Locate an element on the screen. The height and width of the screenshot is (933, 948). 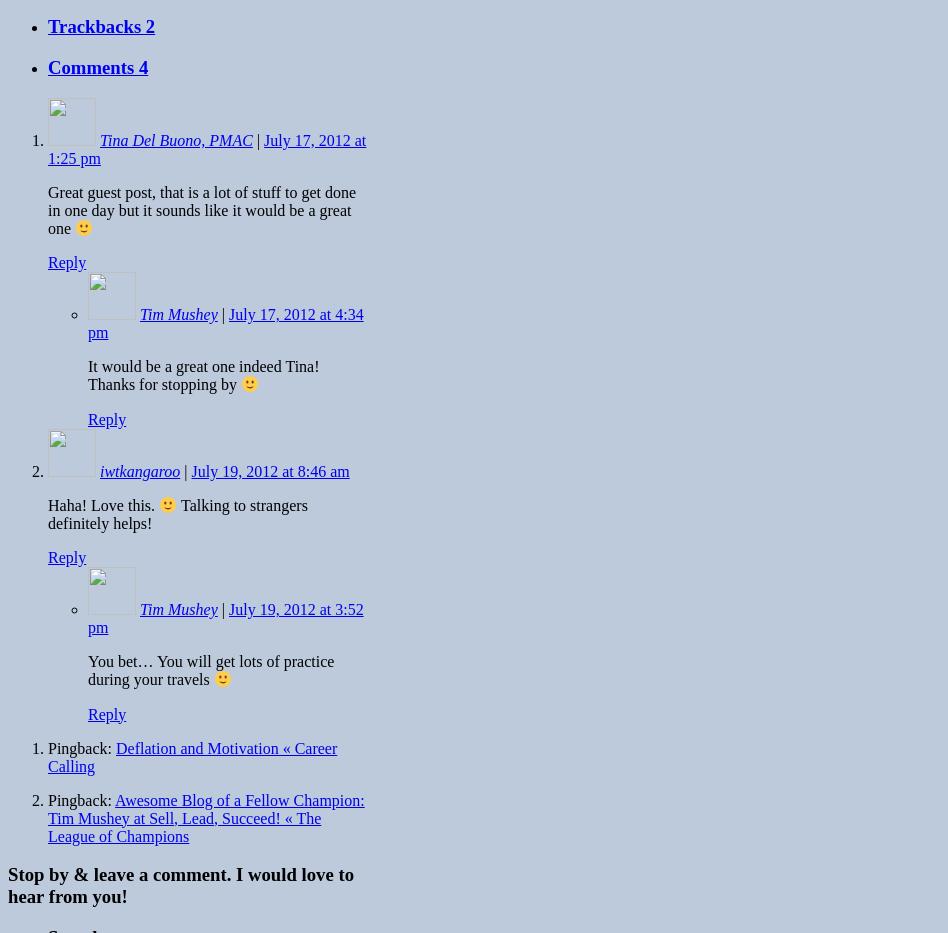
'Comments 4' is located at coordinates (98, 67).